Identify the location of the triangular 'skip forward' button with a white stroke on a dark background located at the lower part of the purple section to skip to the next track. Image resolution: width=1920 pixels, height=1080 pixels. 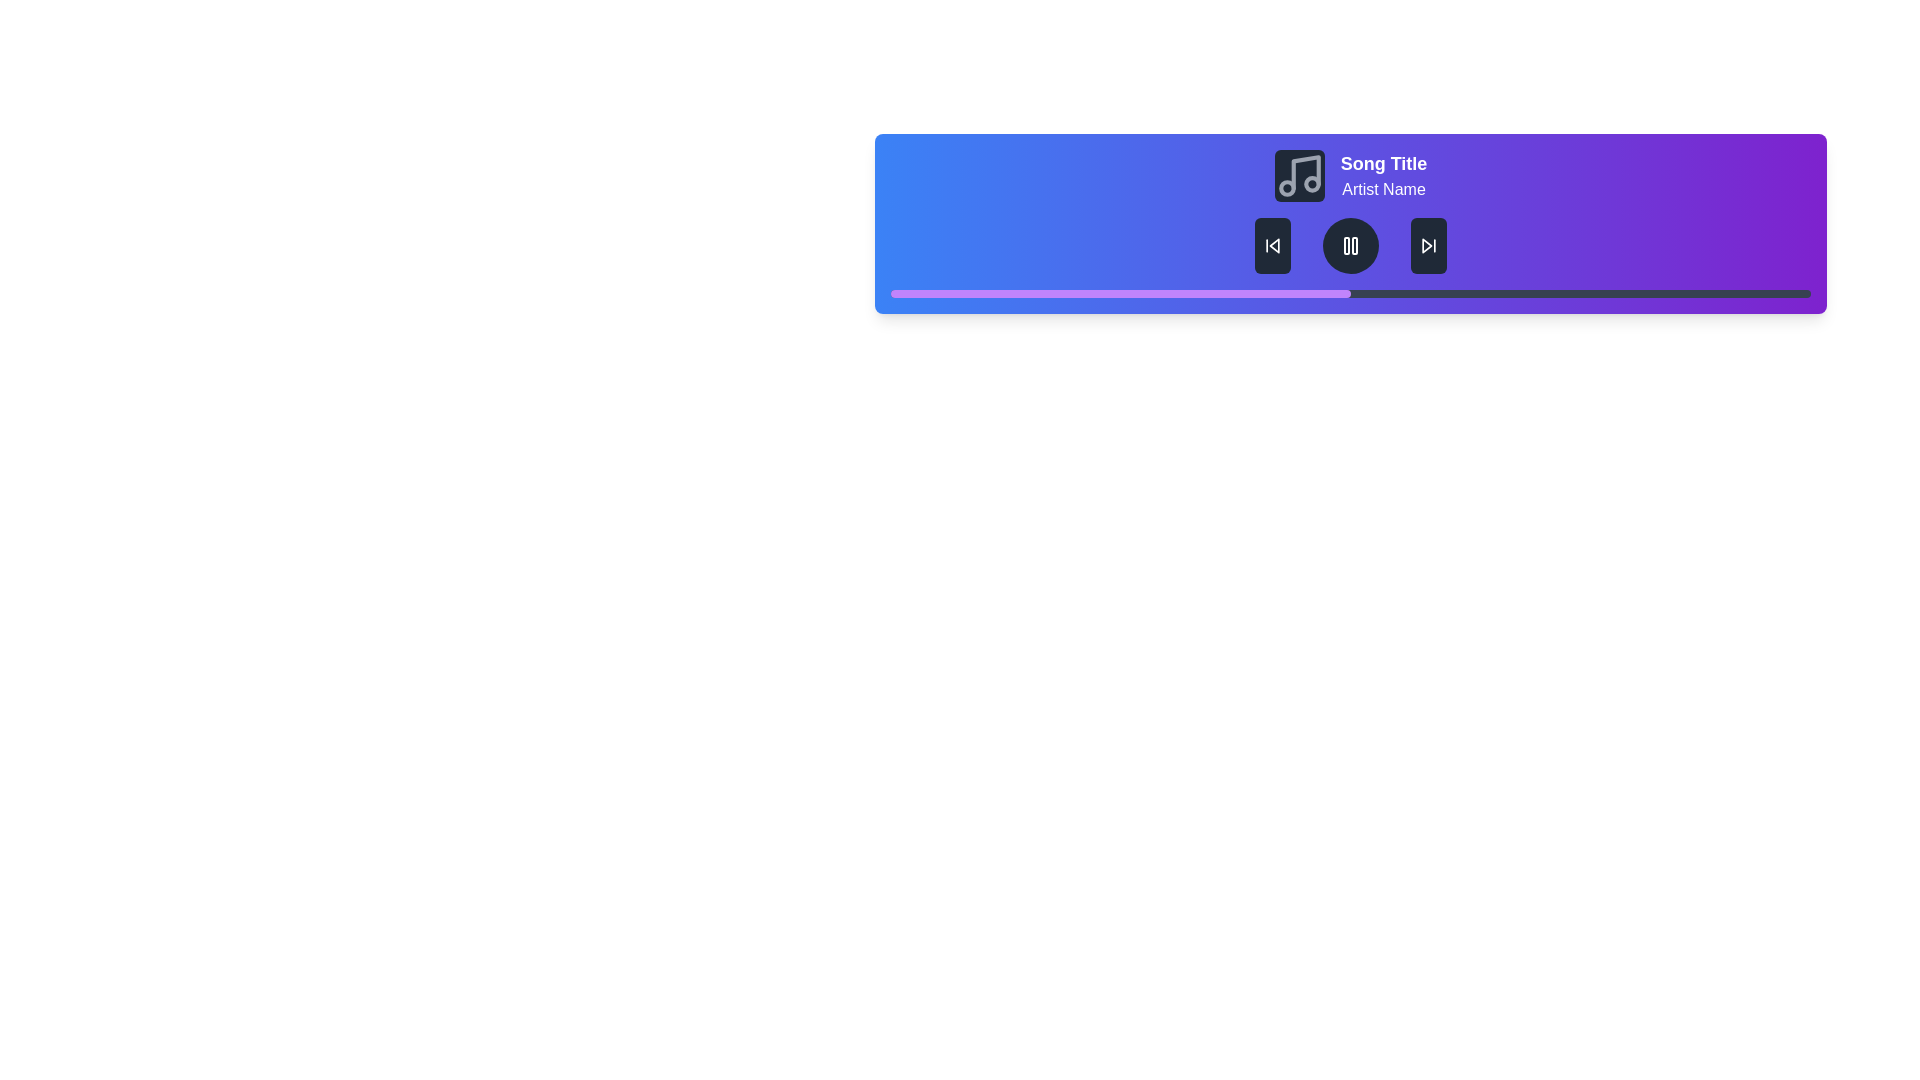
(1428, 245).